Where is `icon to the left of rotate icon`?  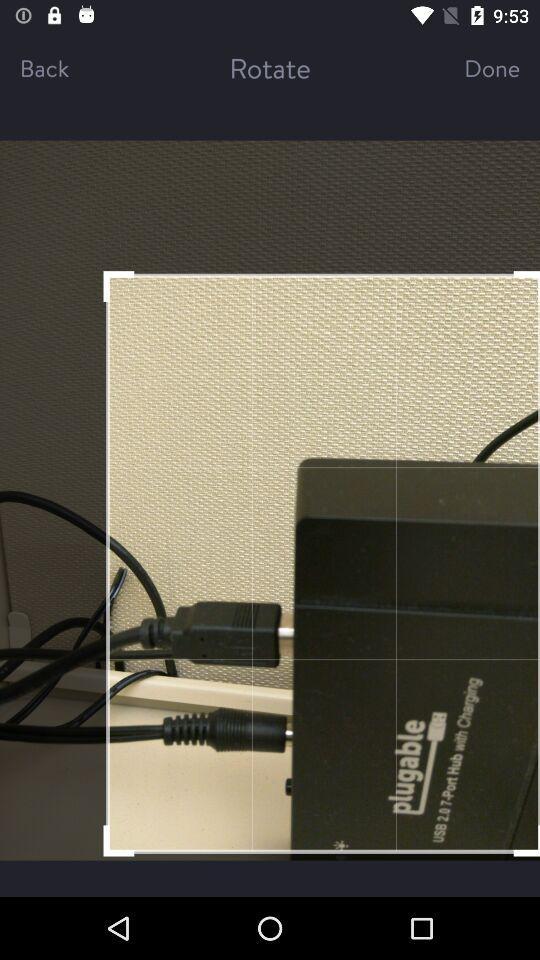 icon to the left of rotate icon is located at coordinates (65, 67).